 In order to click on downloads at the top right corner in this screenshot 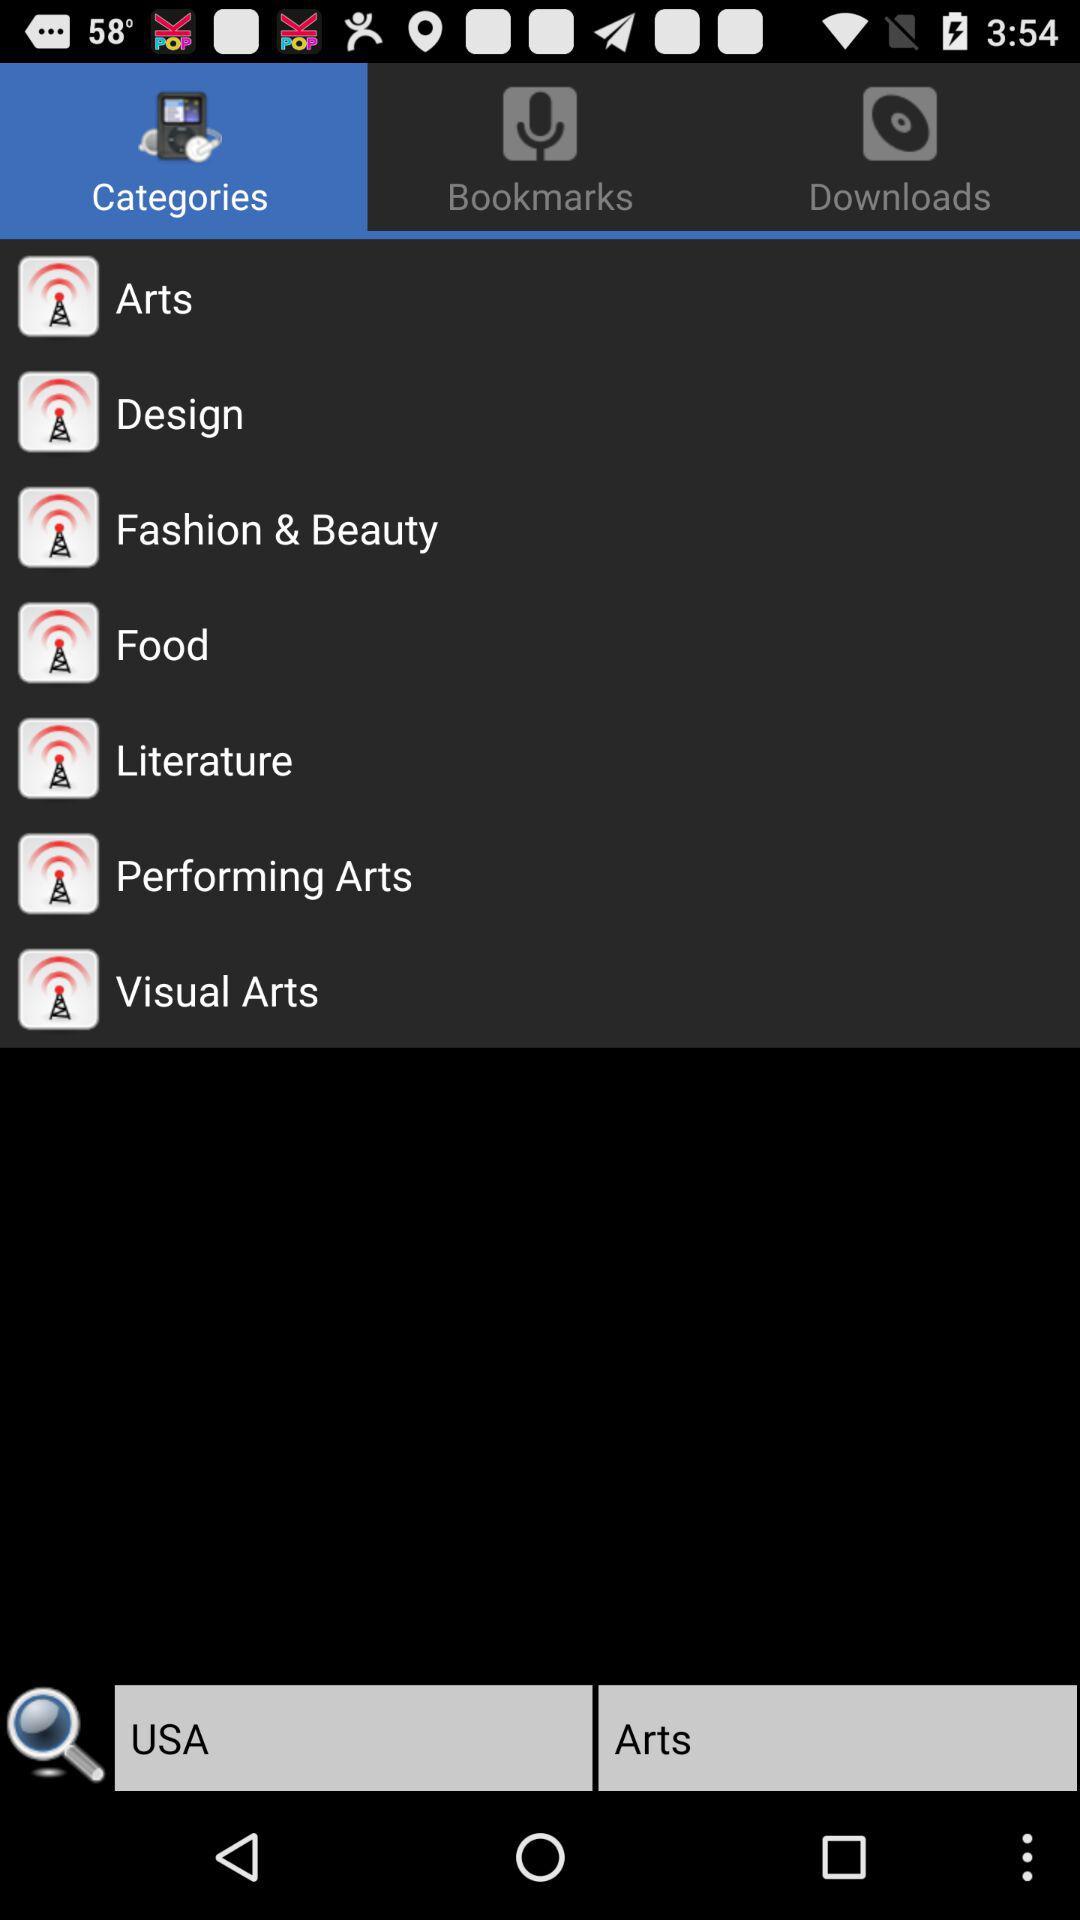, I will do `click(895, 146)`.